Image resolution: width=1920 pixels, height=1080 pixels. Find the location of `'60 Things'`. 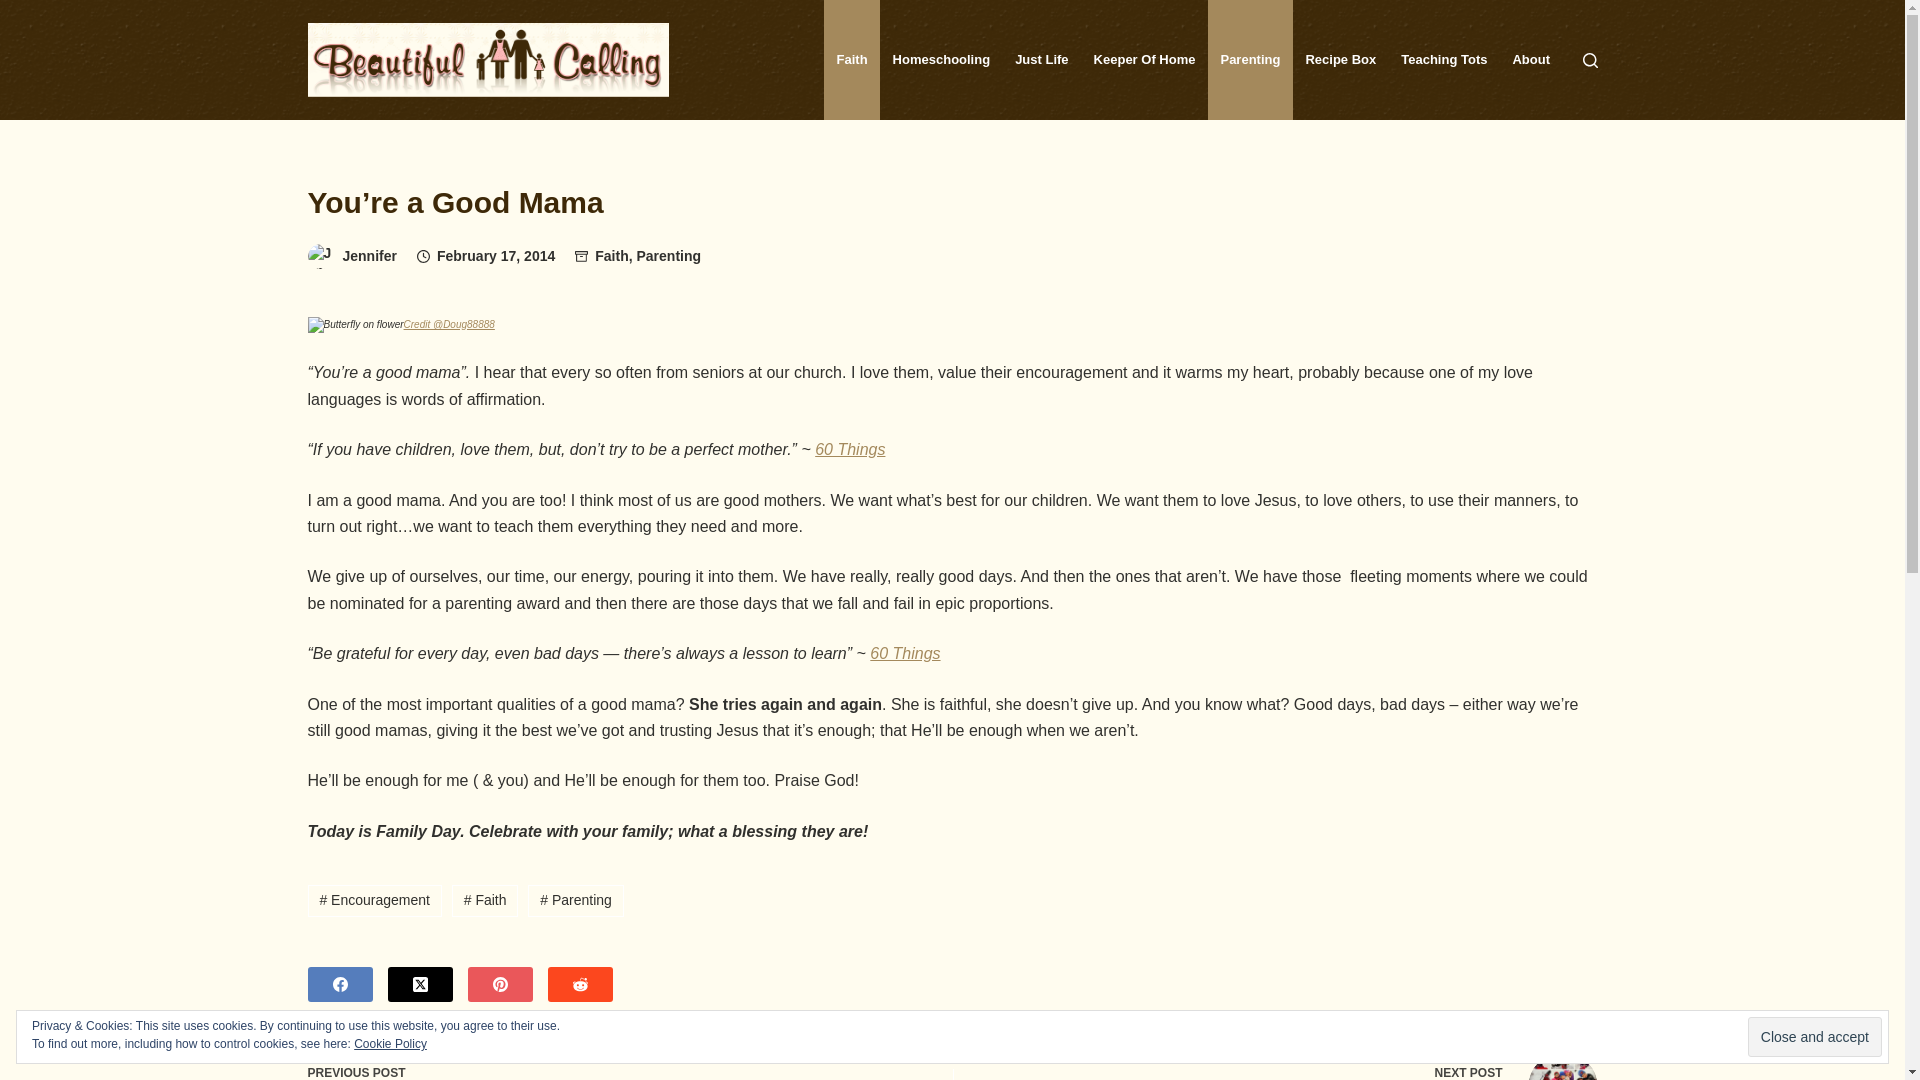

'60 Things' is located at coordinates (849, 448).